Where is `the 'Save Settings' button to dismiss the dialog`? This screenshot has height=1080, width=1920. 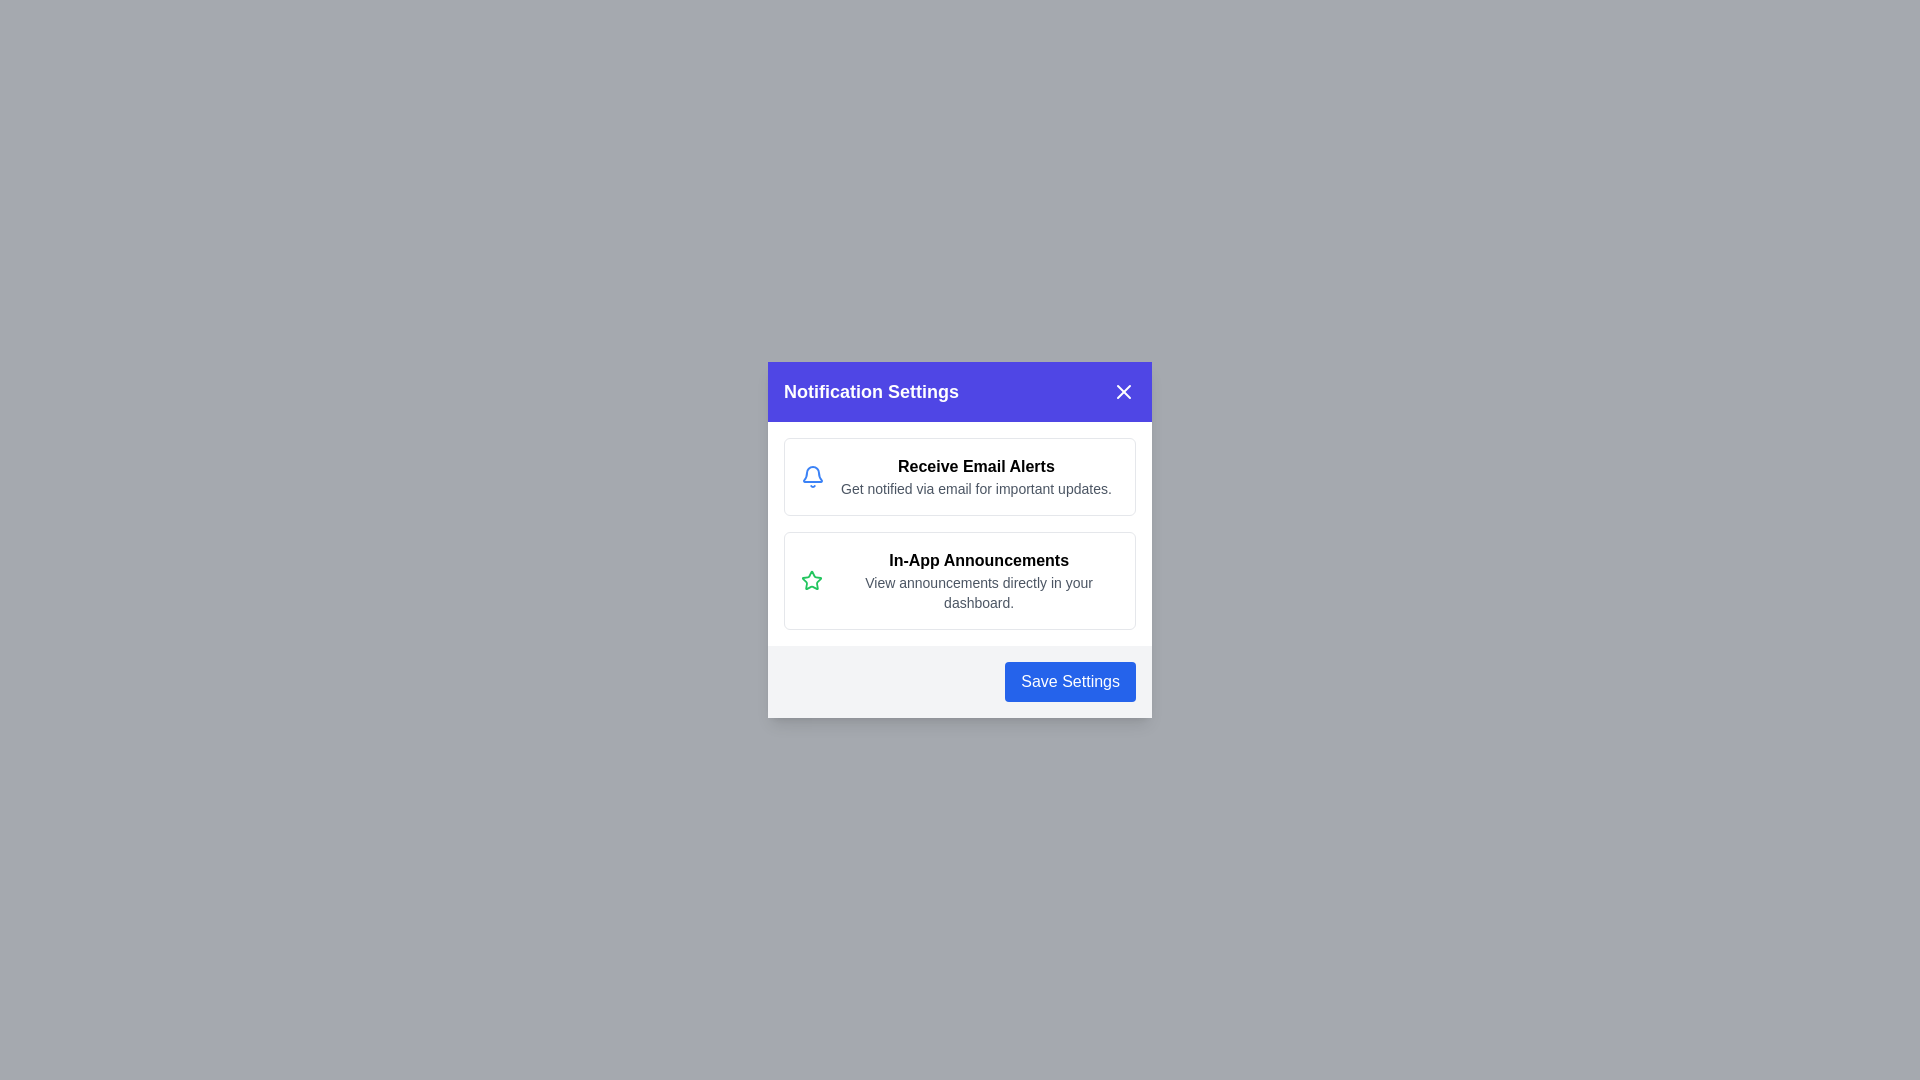 the 'Save Settings' button to dismiss the dialog is located at coordinates (1069, 681).